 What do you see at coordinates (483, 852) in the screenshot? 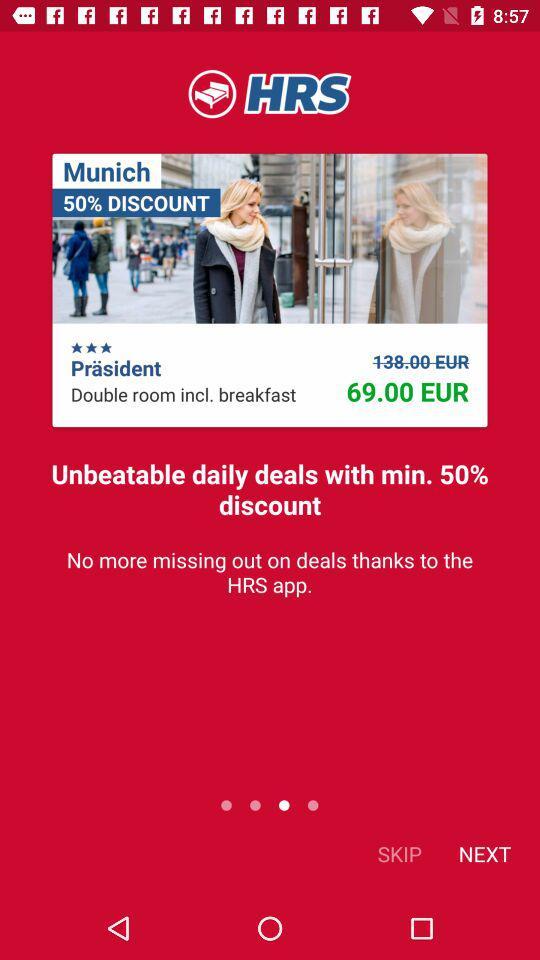
I see `next` at bounding box center [483, 852].